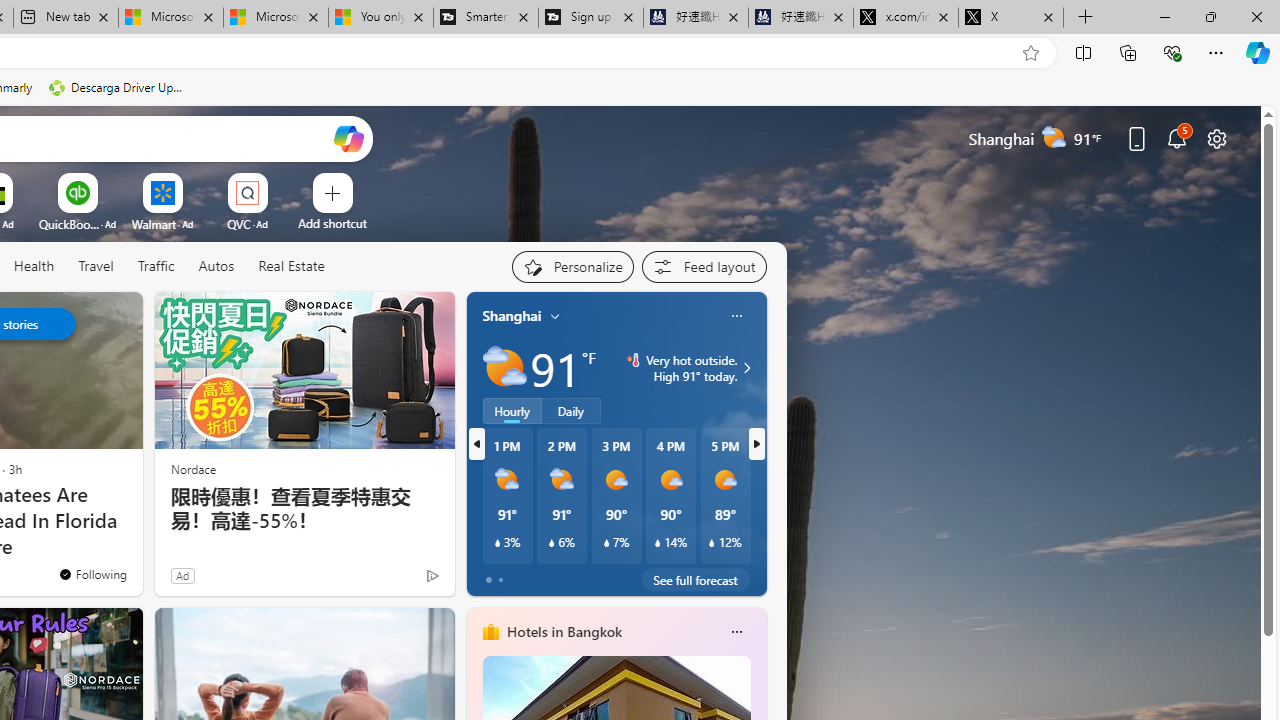  Describe the element at coordinates (34, 265) in the screenshot. I see `'Health'` at that location.